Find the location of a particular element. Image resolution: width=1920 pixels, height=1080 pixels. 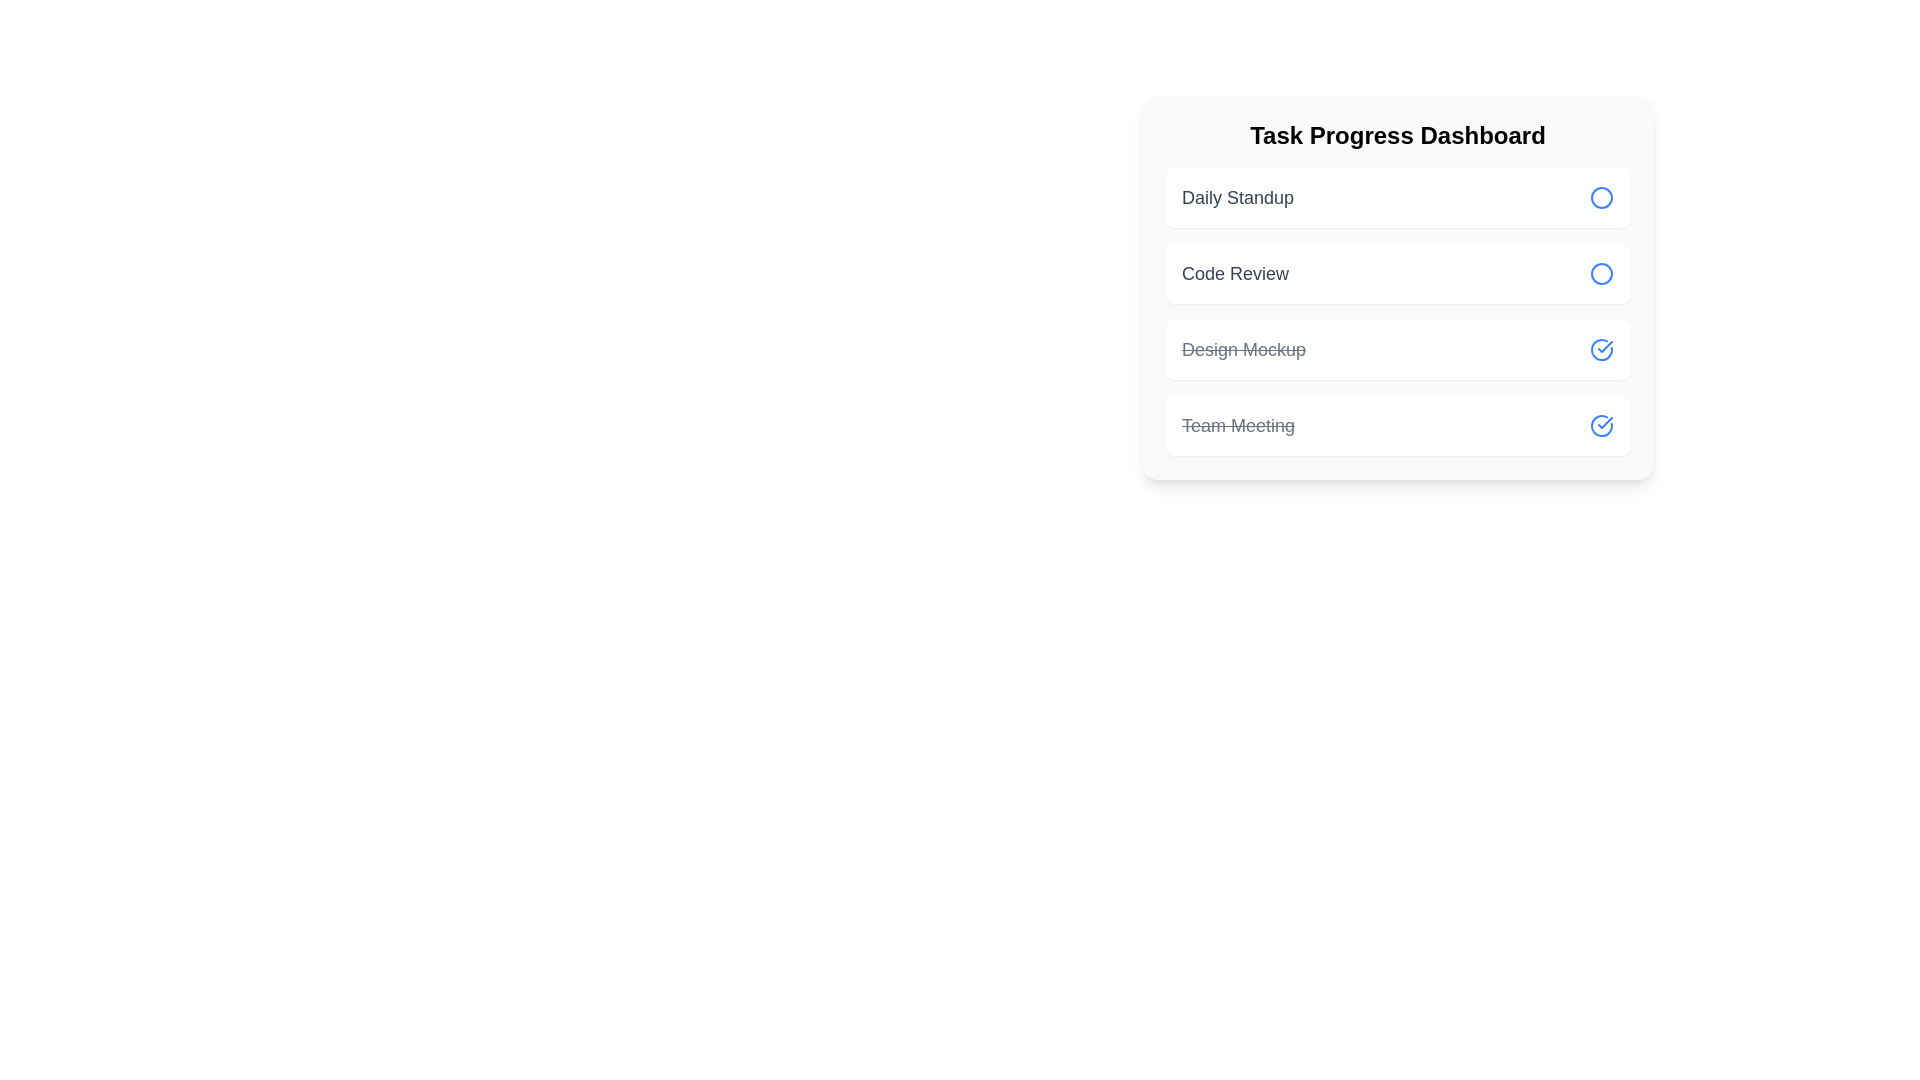

the 'Team Meeting' task item in the 'Task Progress Dashboard', which is marked as done and located below the 'Design Mockup' item is located at coordinates (1396, 424).